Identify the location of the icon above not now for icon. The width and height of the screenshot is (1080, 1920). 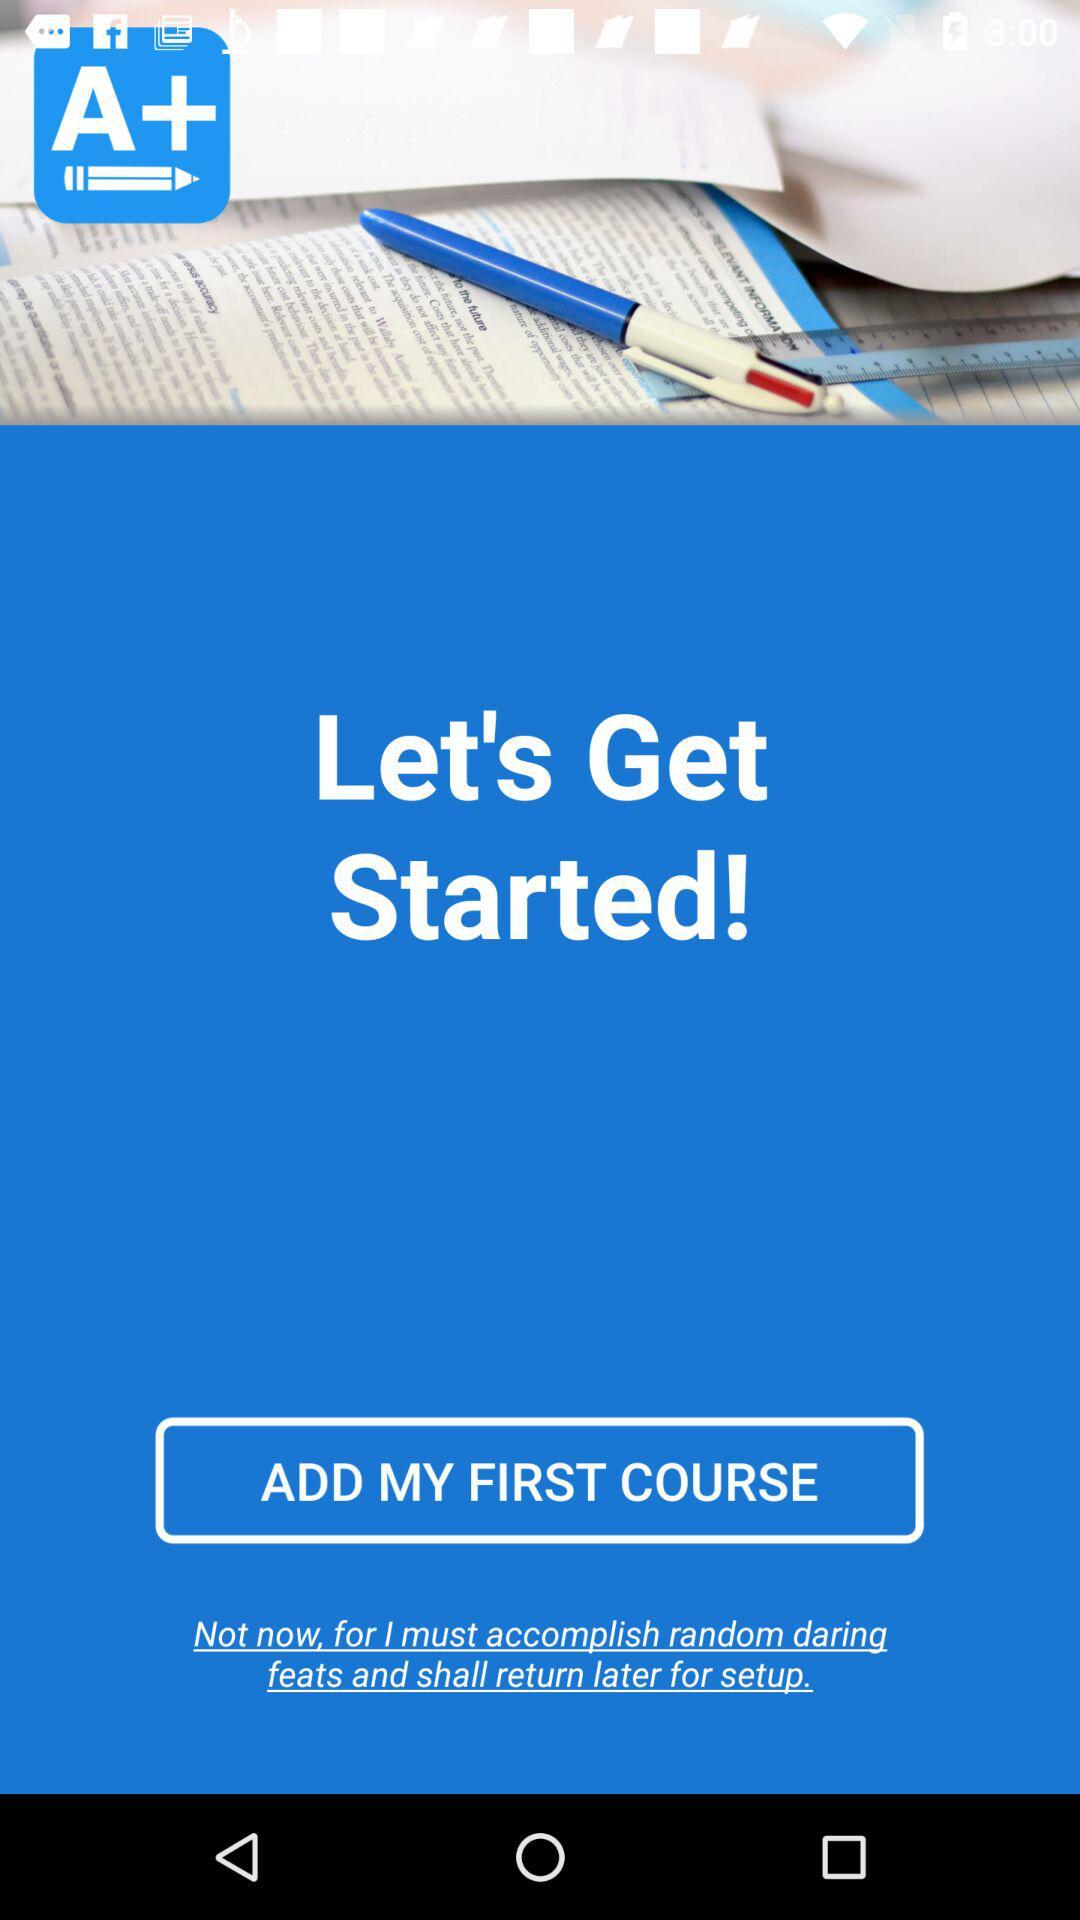
(538, 1480).